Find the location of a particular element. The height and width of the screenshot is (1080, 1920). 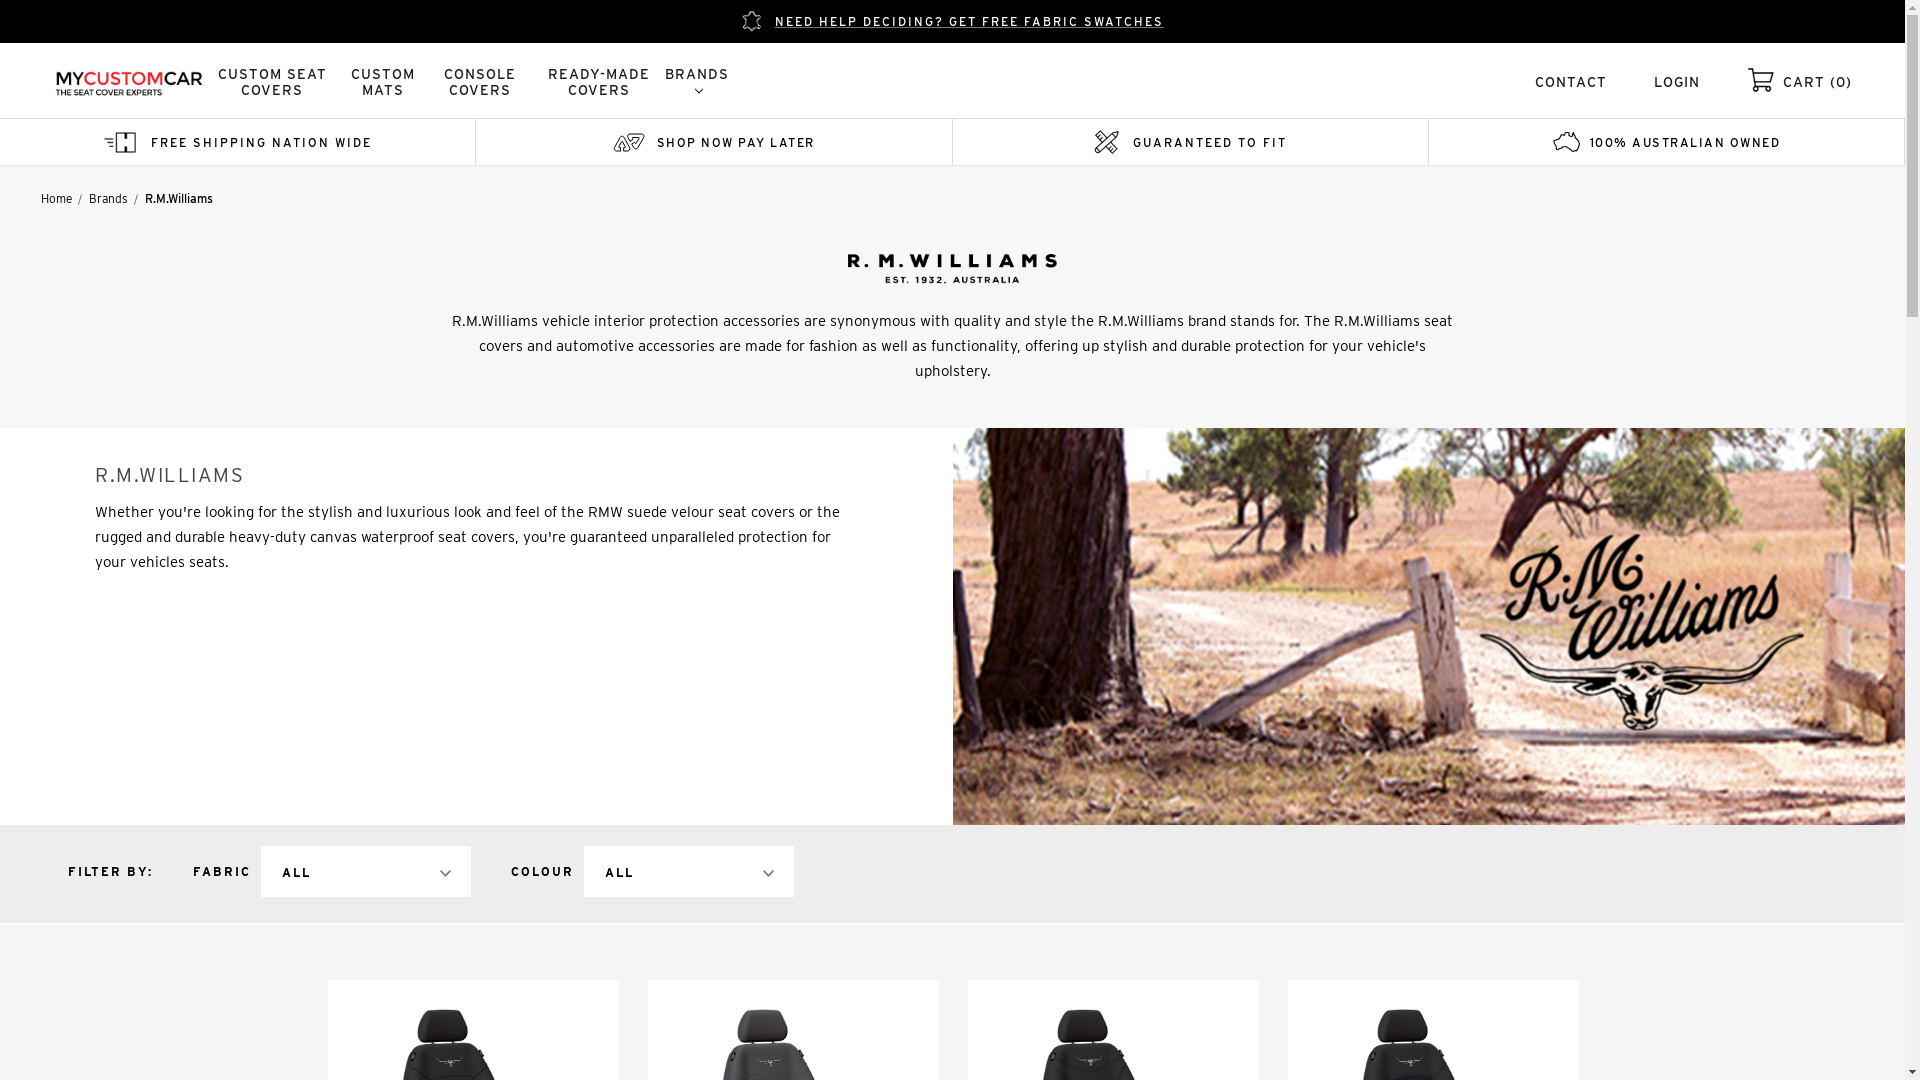

'CONTACT' is located at coordinates (1534, 80).